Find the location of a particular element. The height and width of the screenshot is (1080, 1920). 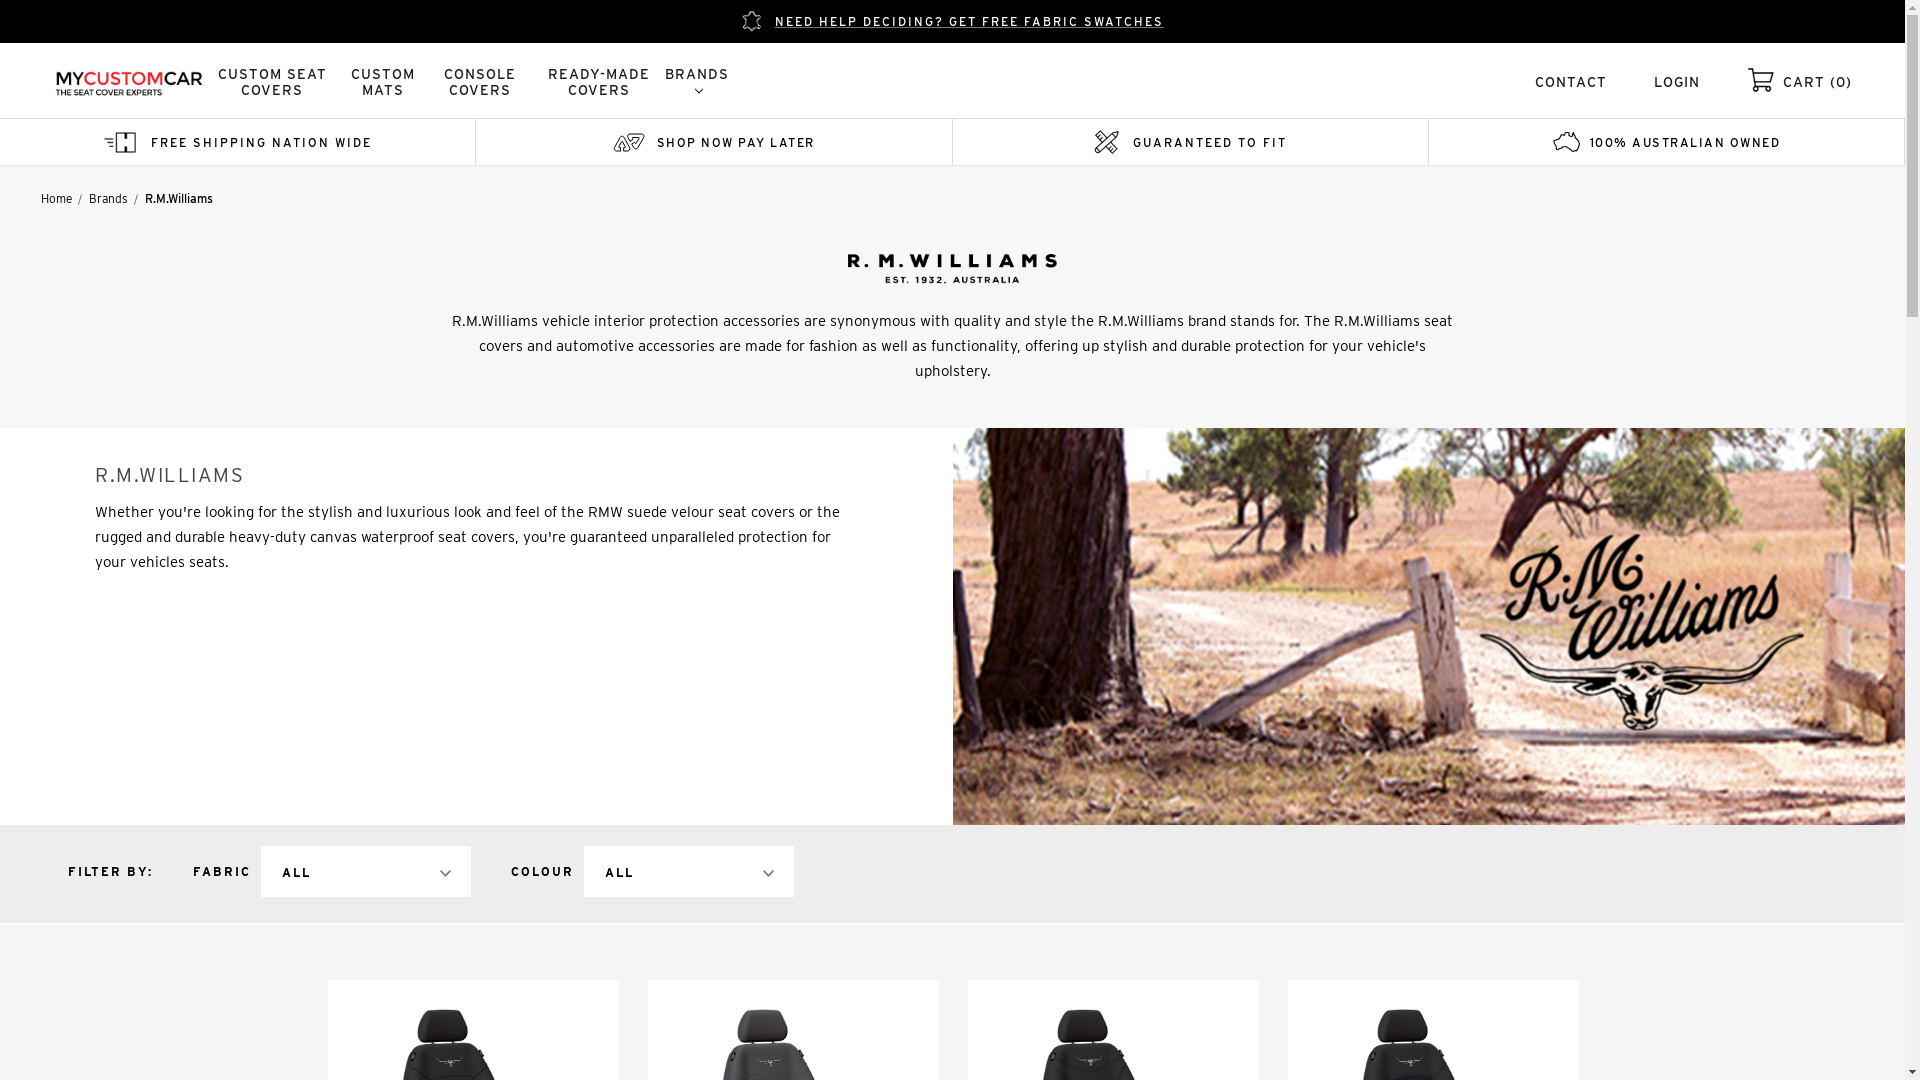

'CONTACT' is located at coordinates (1534, 80).